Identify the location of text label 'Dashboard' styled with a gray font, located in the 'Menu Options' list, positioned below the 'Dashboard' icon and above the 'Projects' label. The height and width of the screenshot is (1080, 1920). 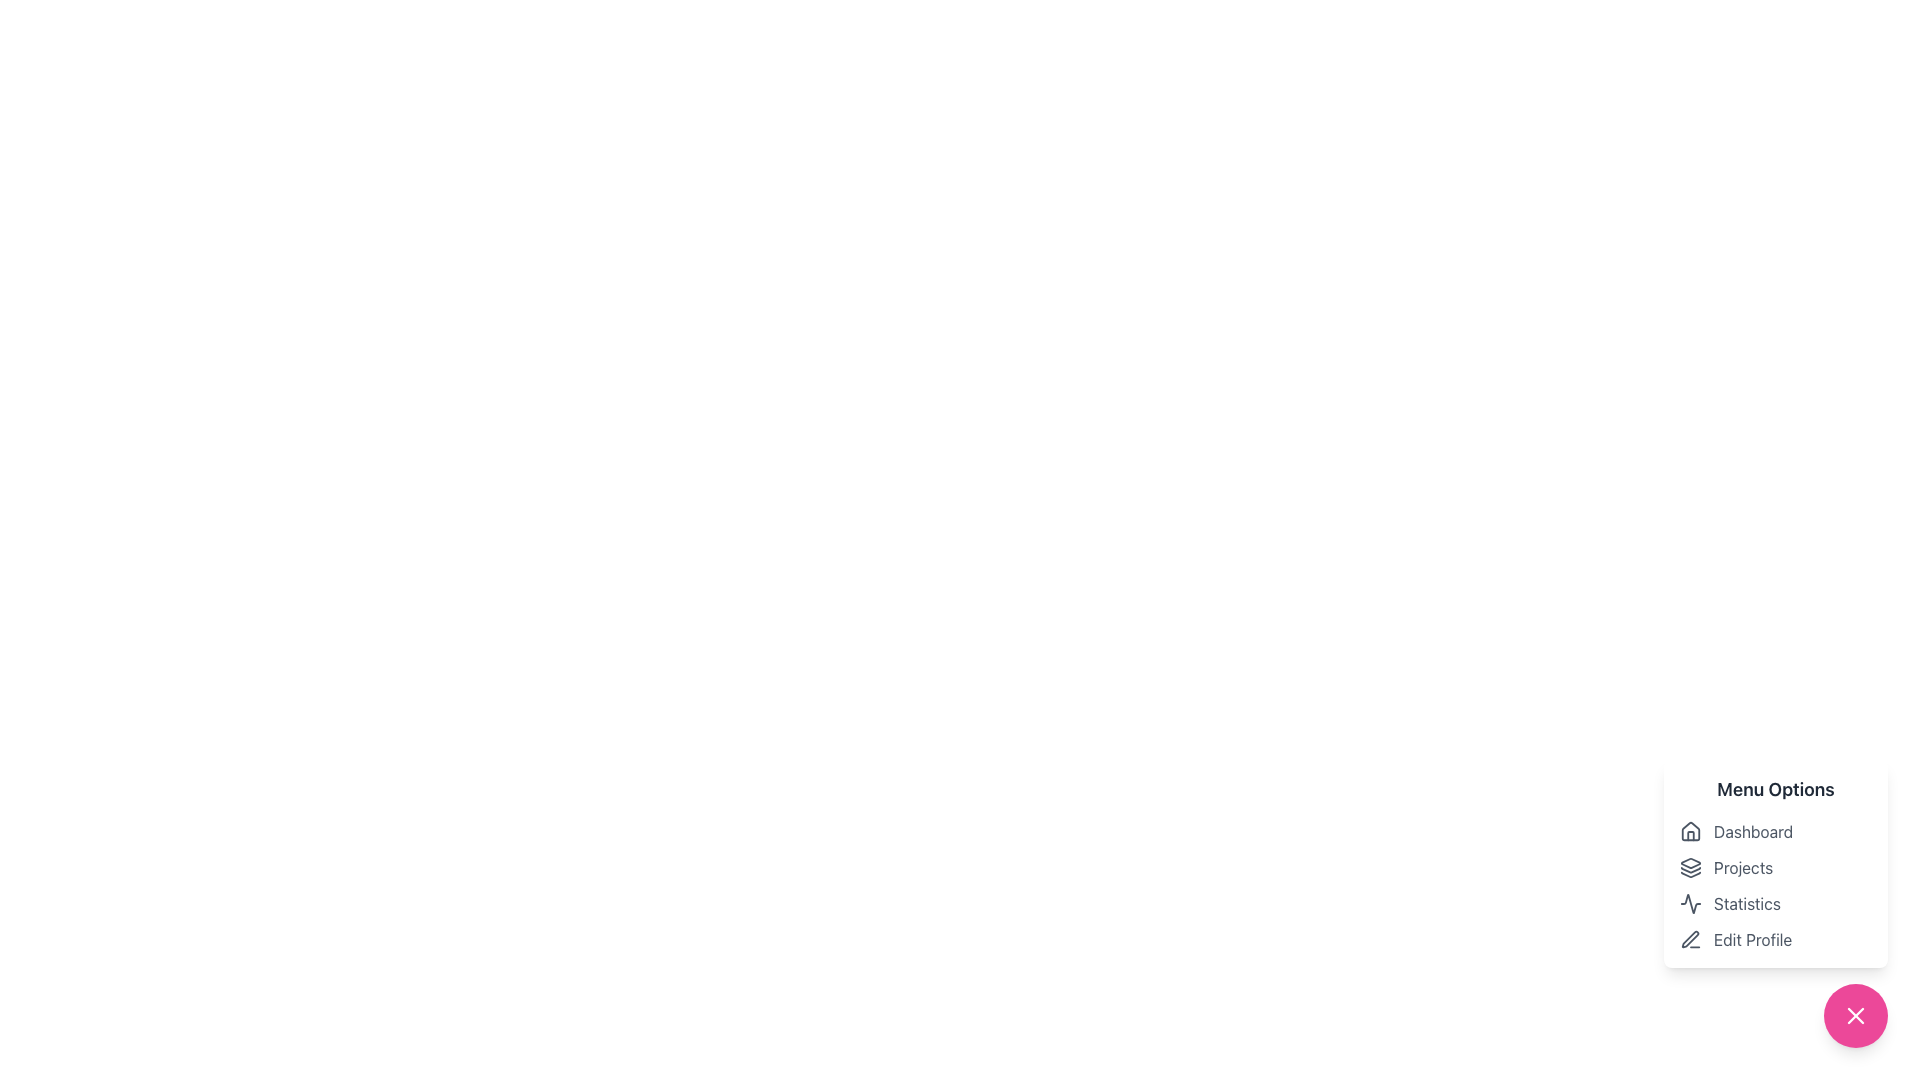
(1752, 832).